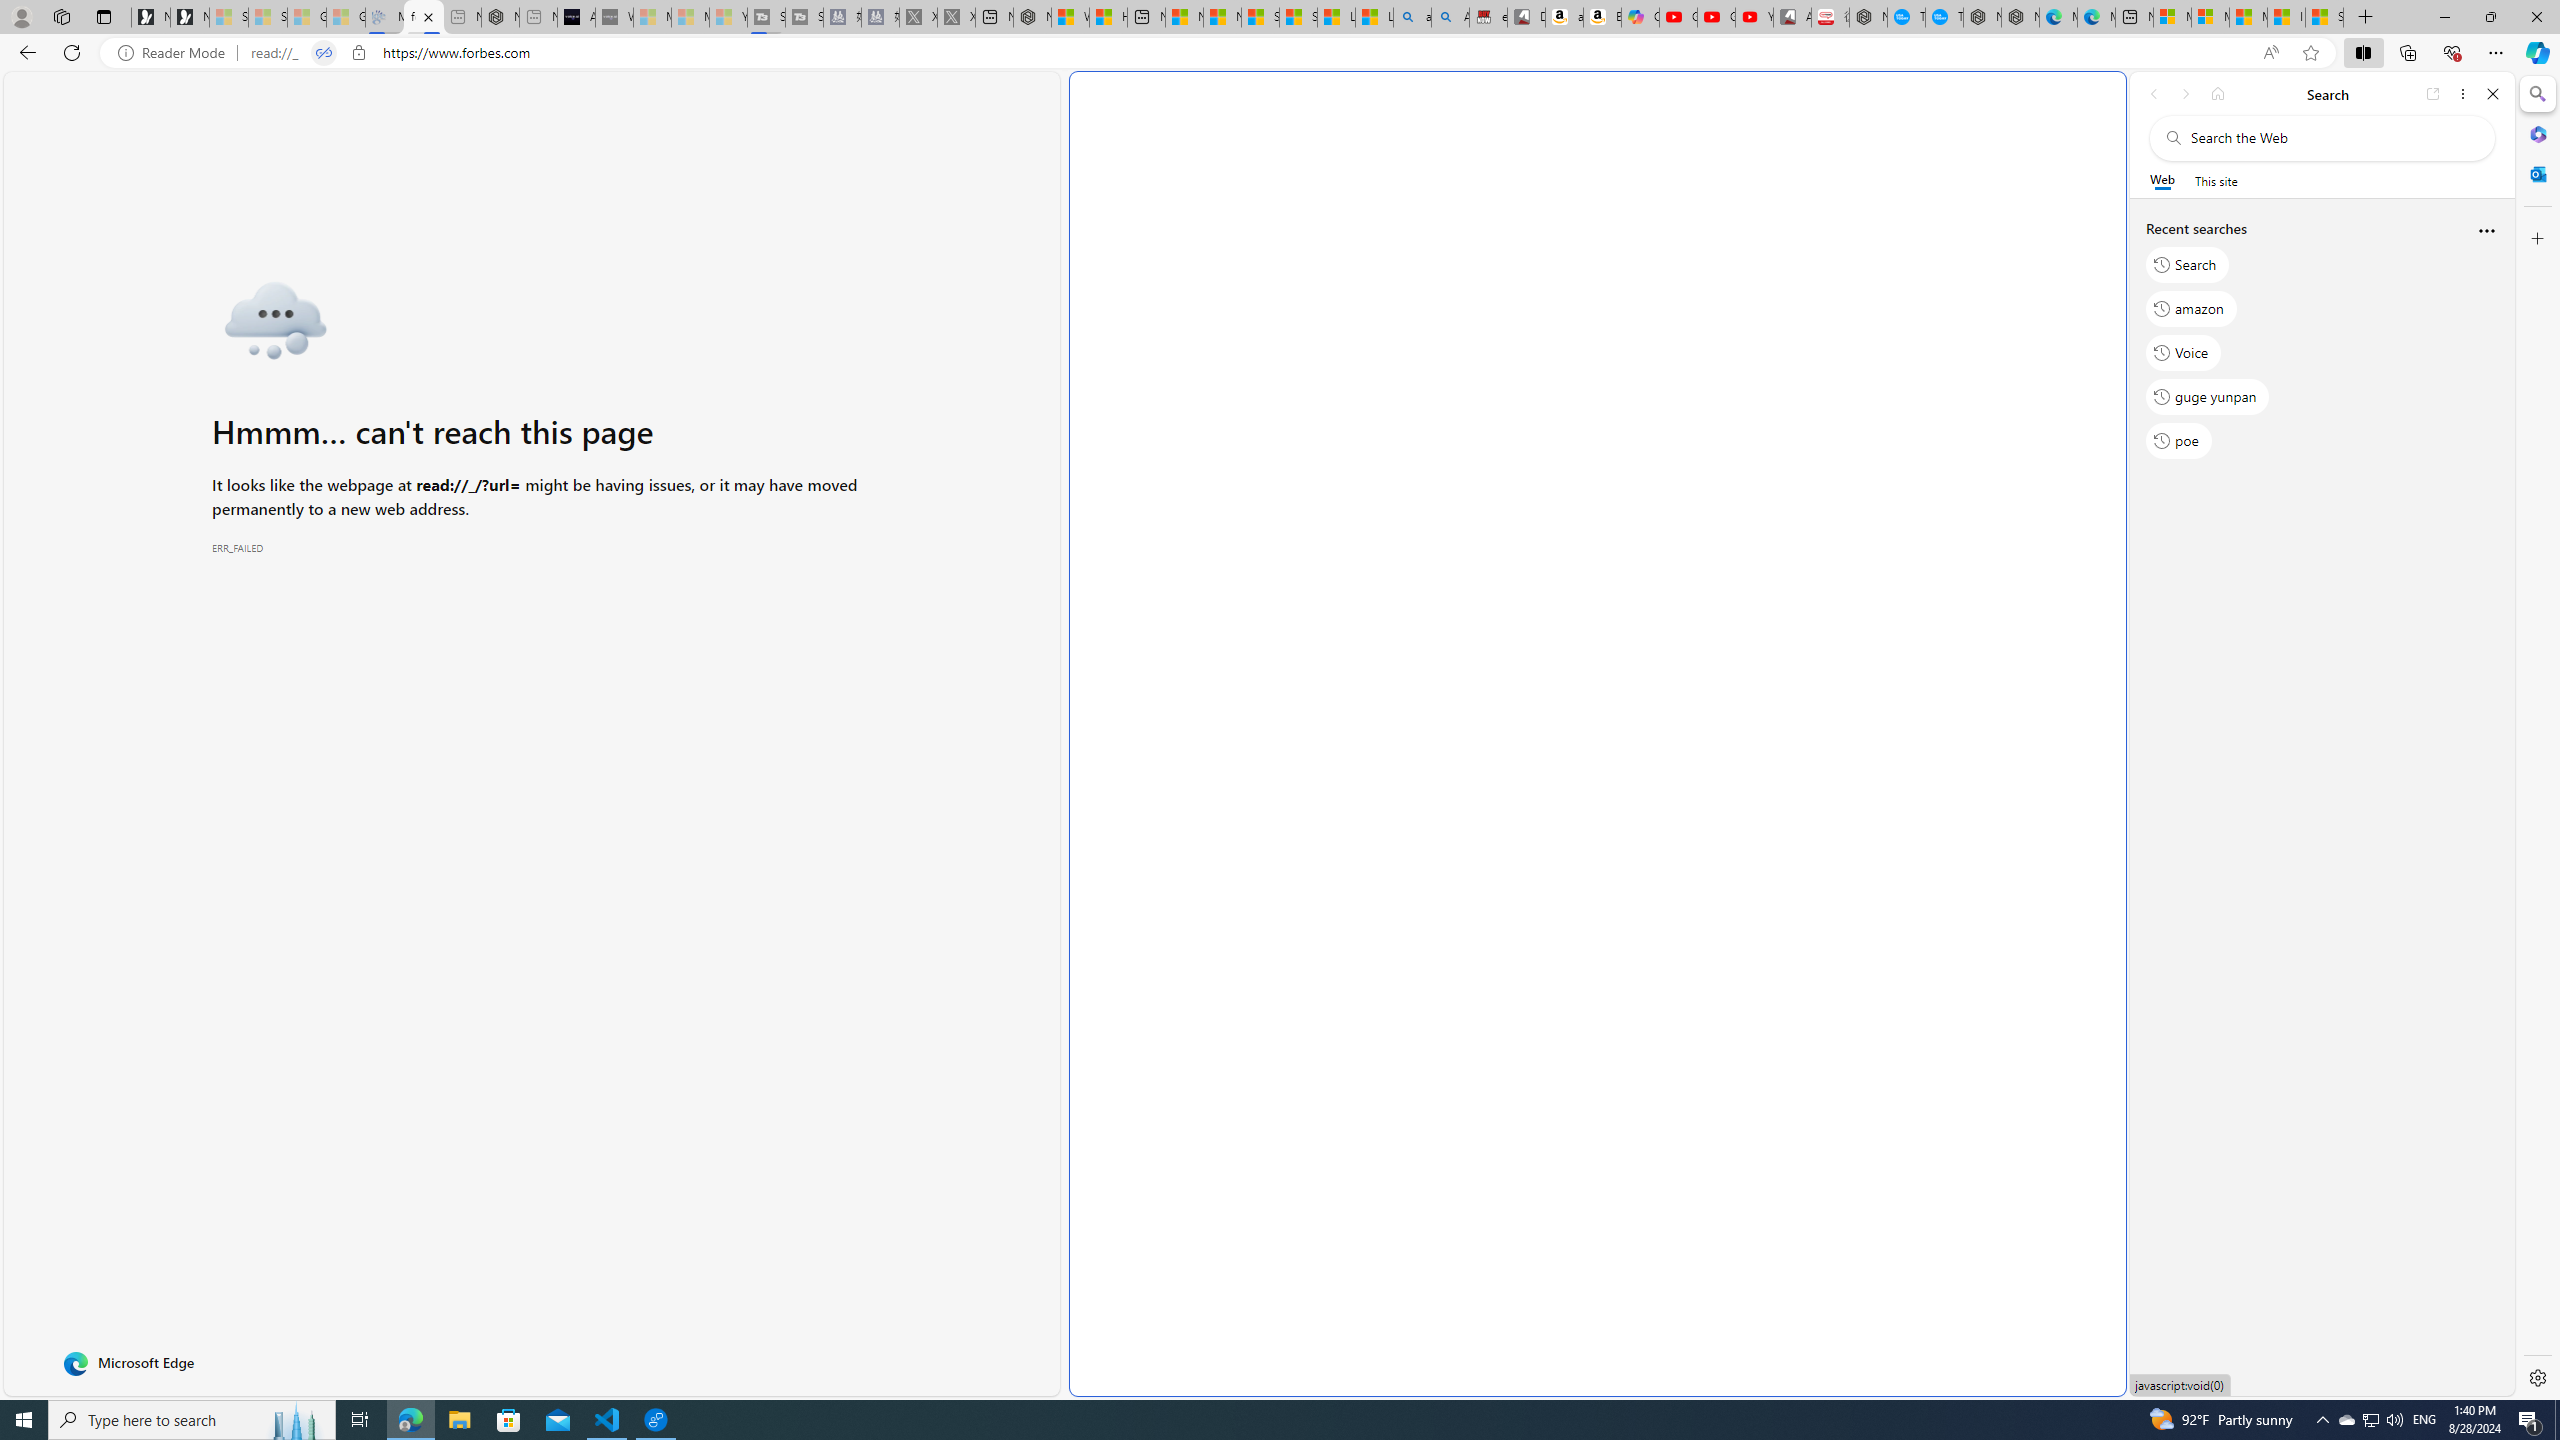 This screenshot has width=2560, height=1440. I want to click on 'Huge shark washes ashore at New York City beach | Watch', so click(1108, 16).